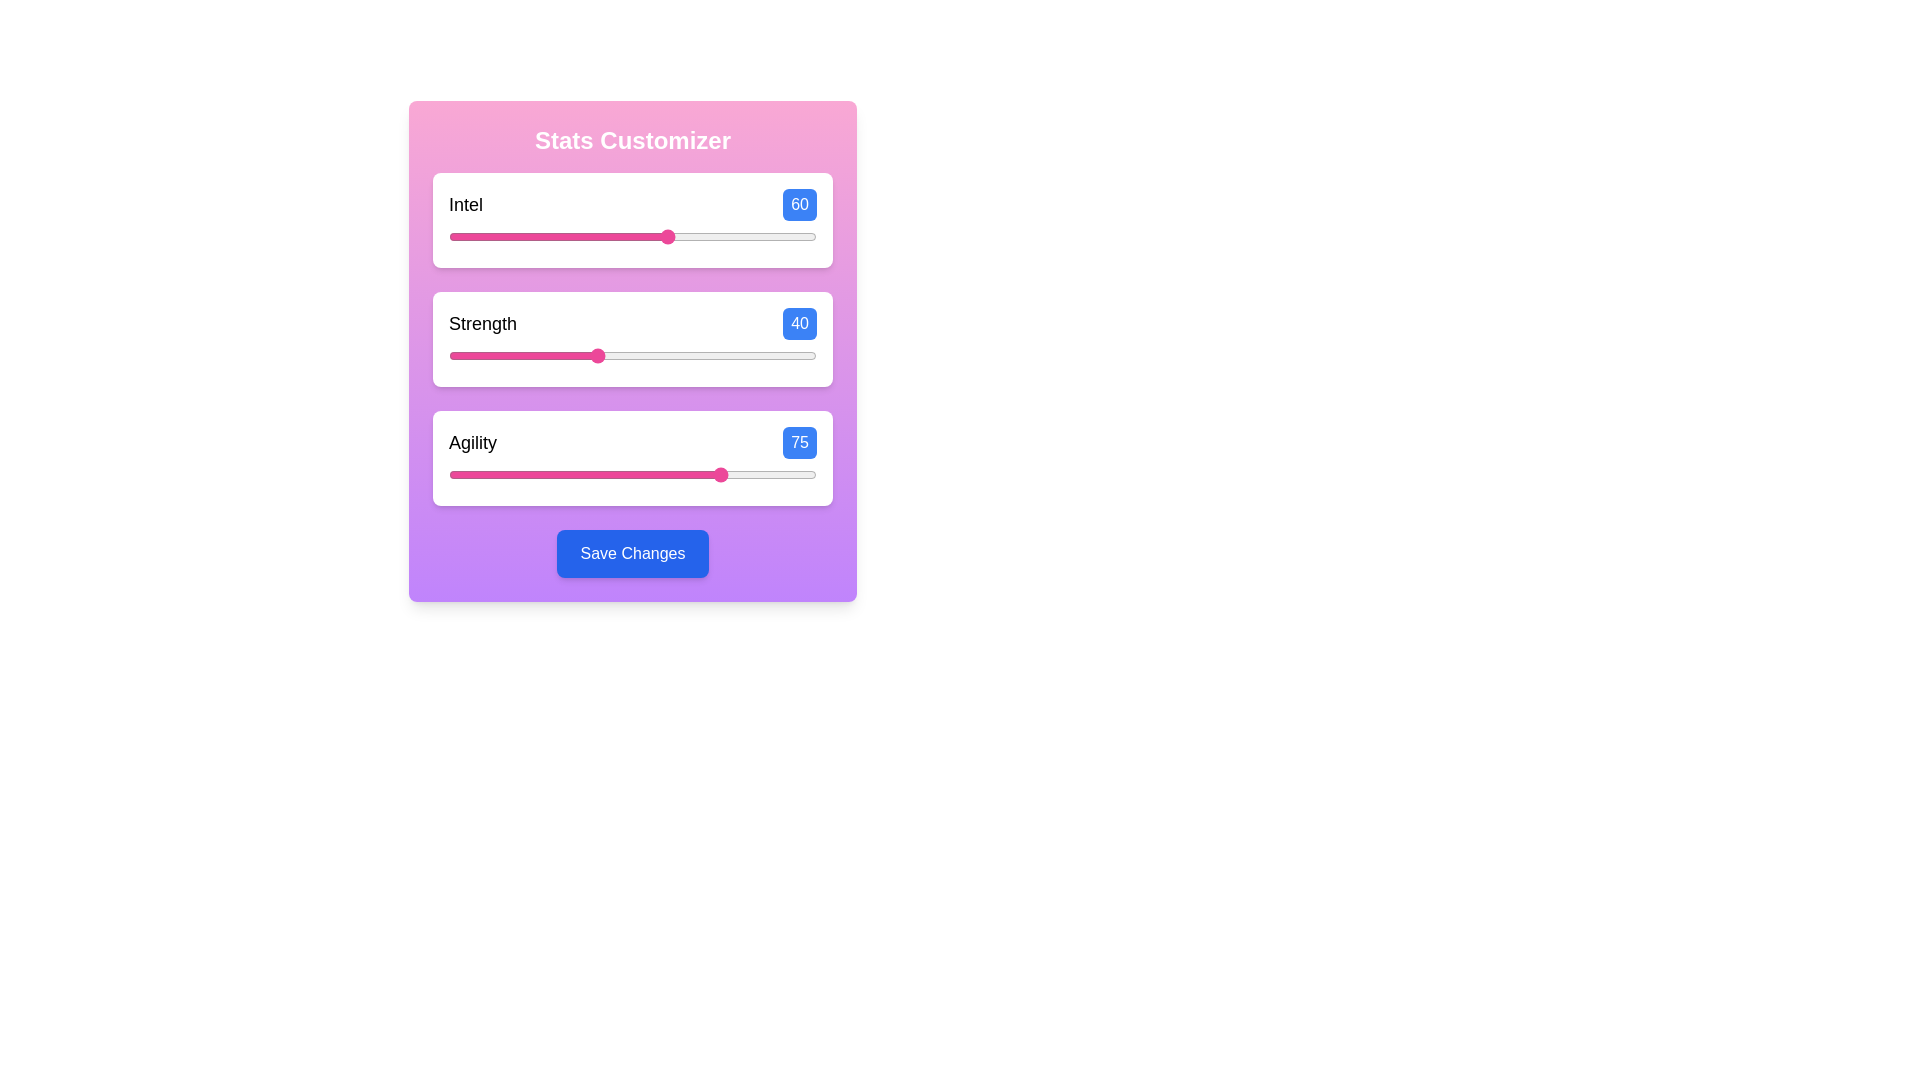 The image size is (1920, 1080). I want to click on the slider, so click(746, 235).